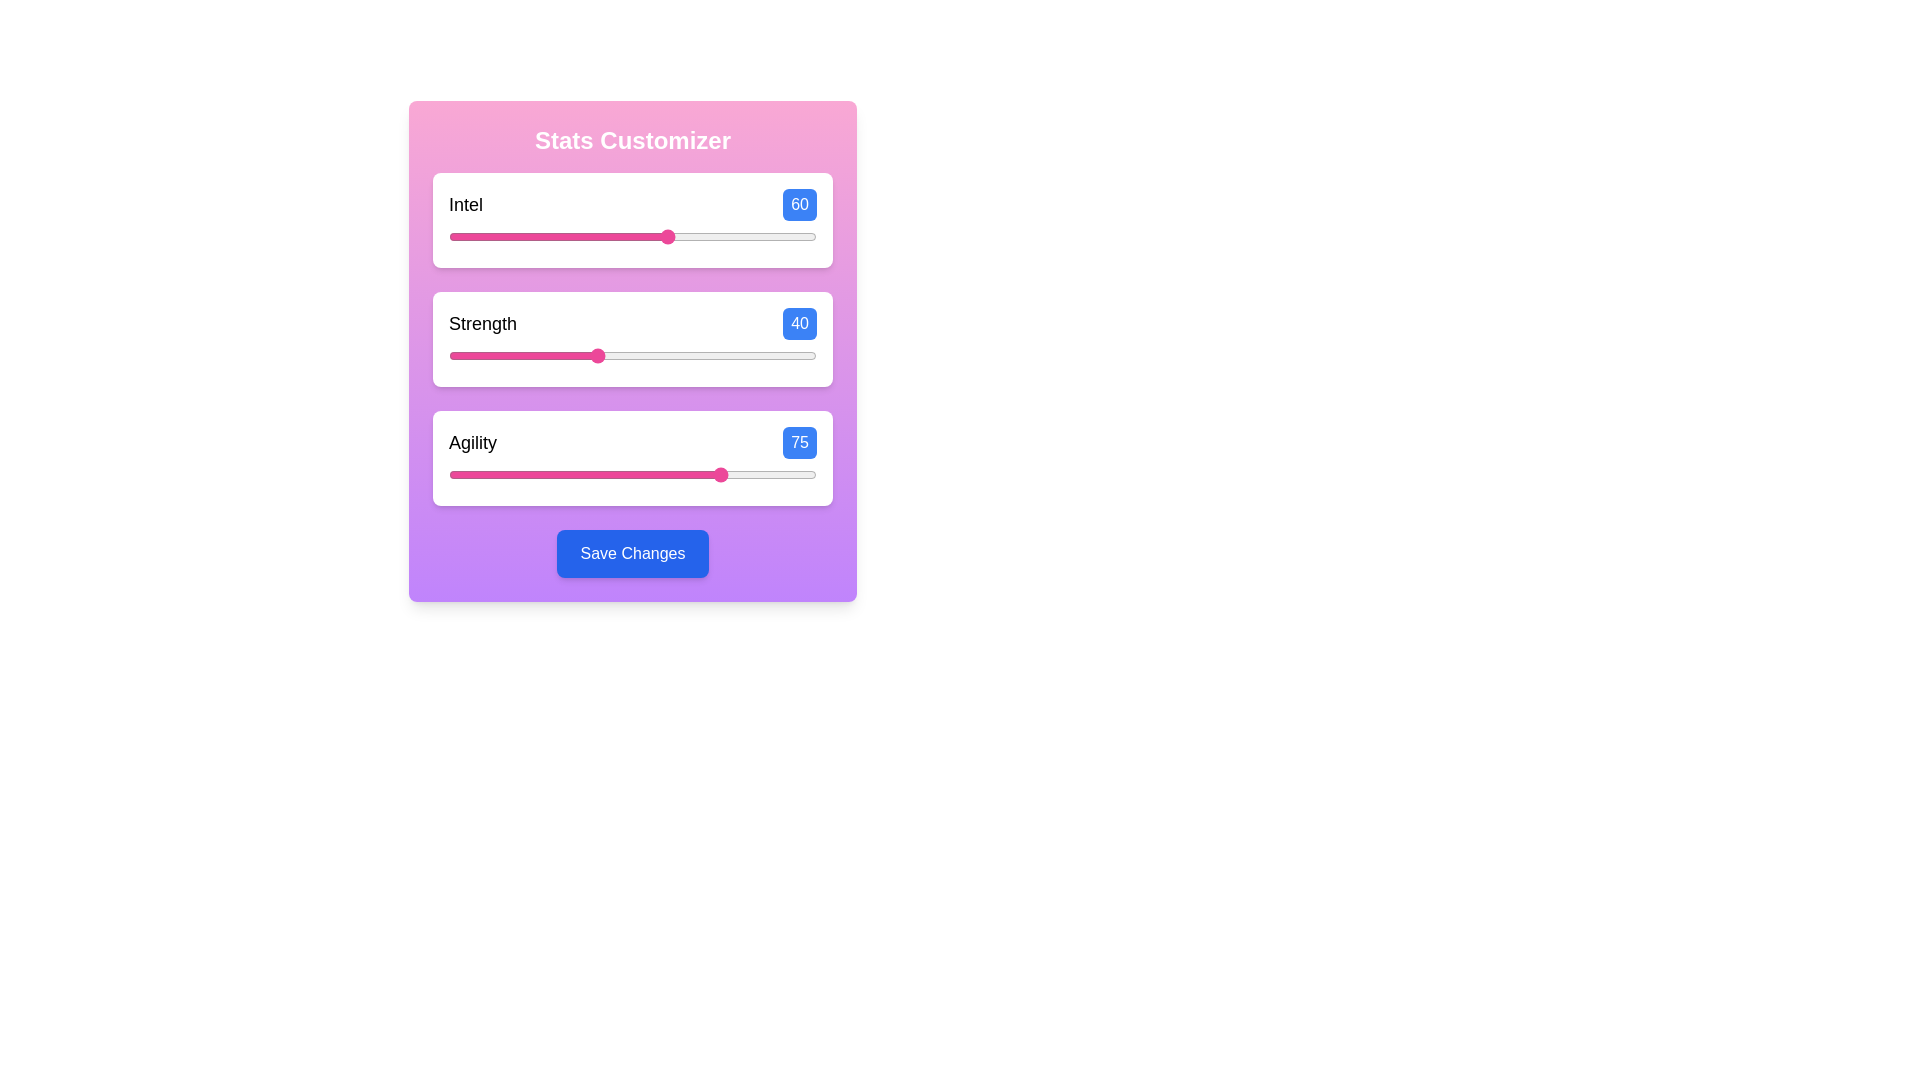 The image size is (1920, 1080). I want to click on the slider, so click(746, 235).